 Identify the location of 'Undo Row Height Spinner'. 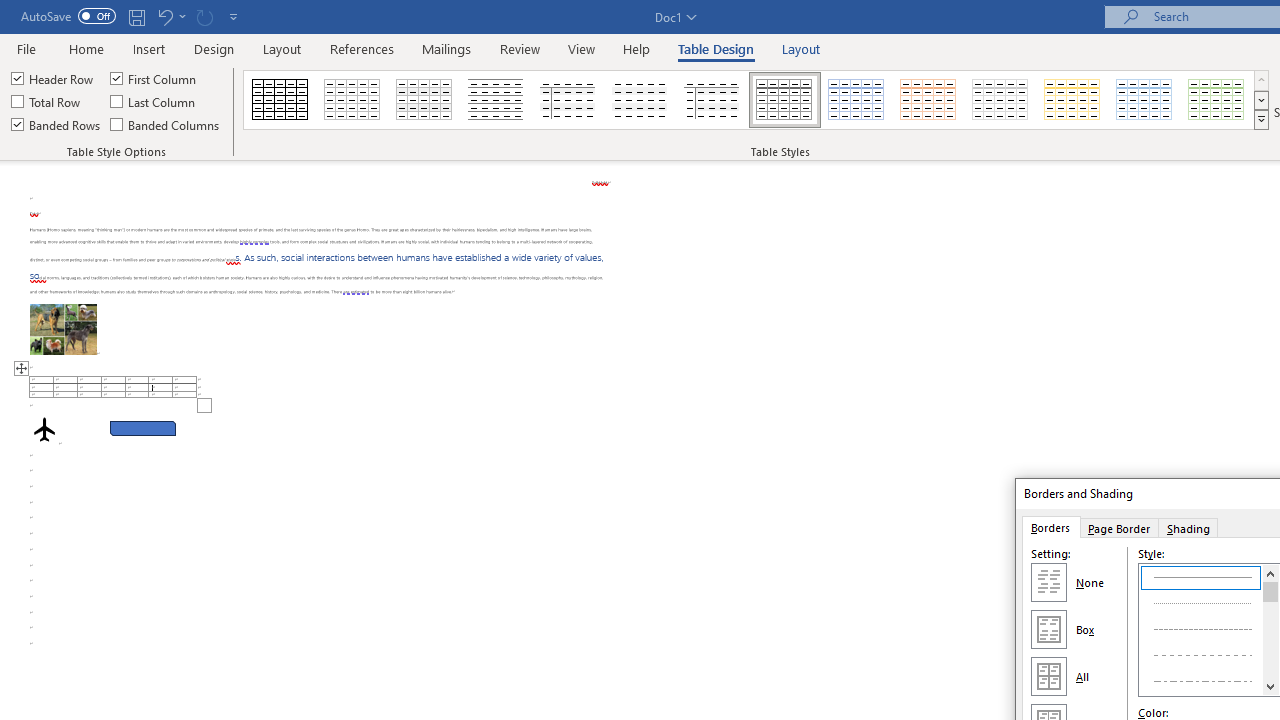
(170, 16).